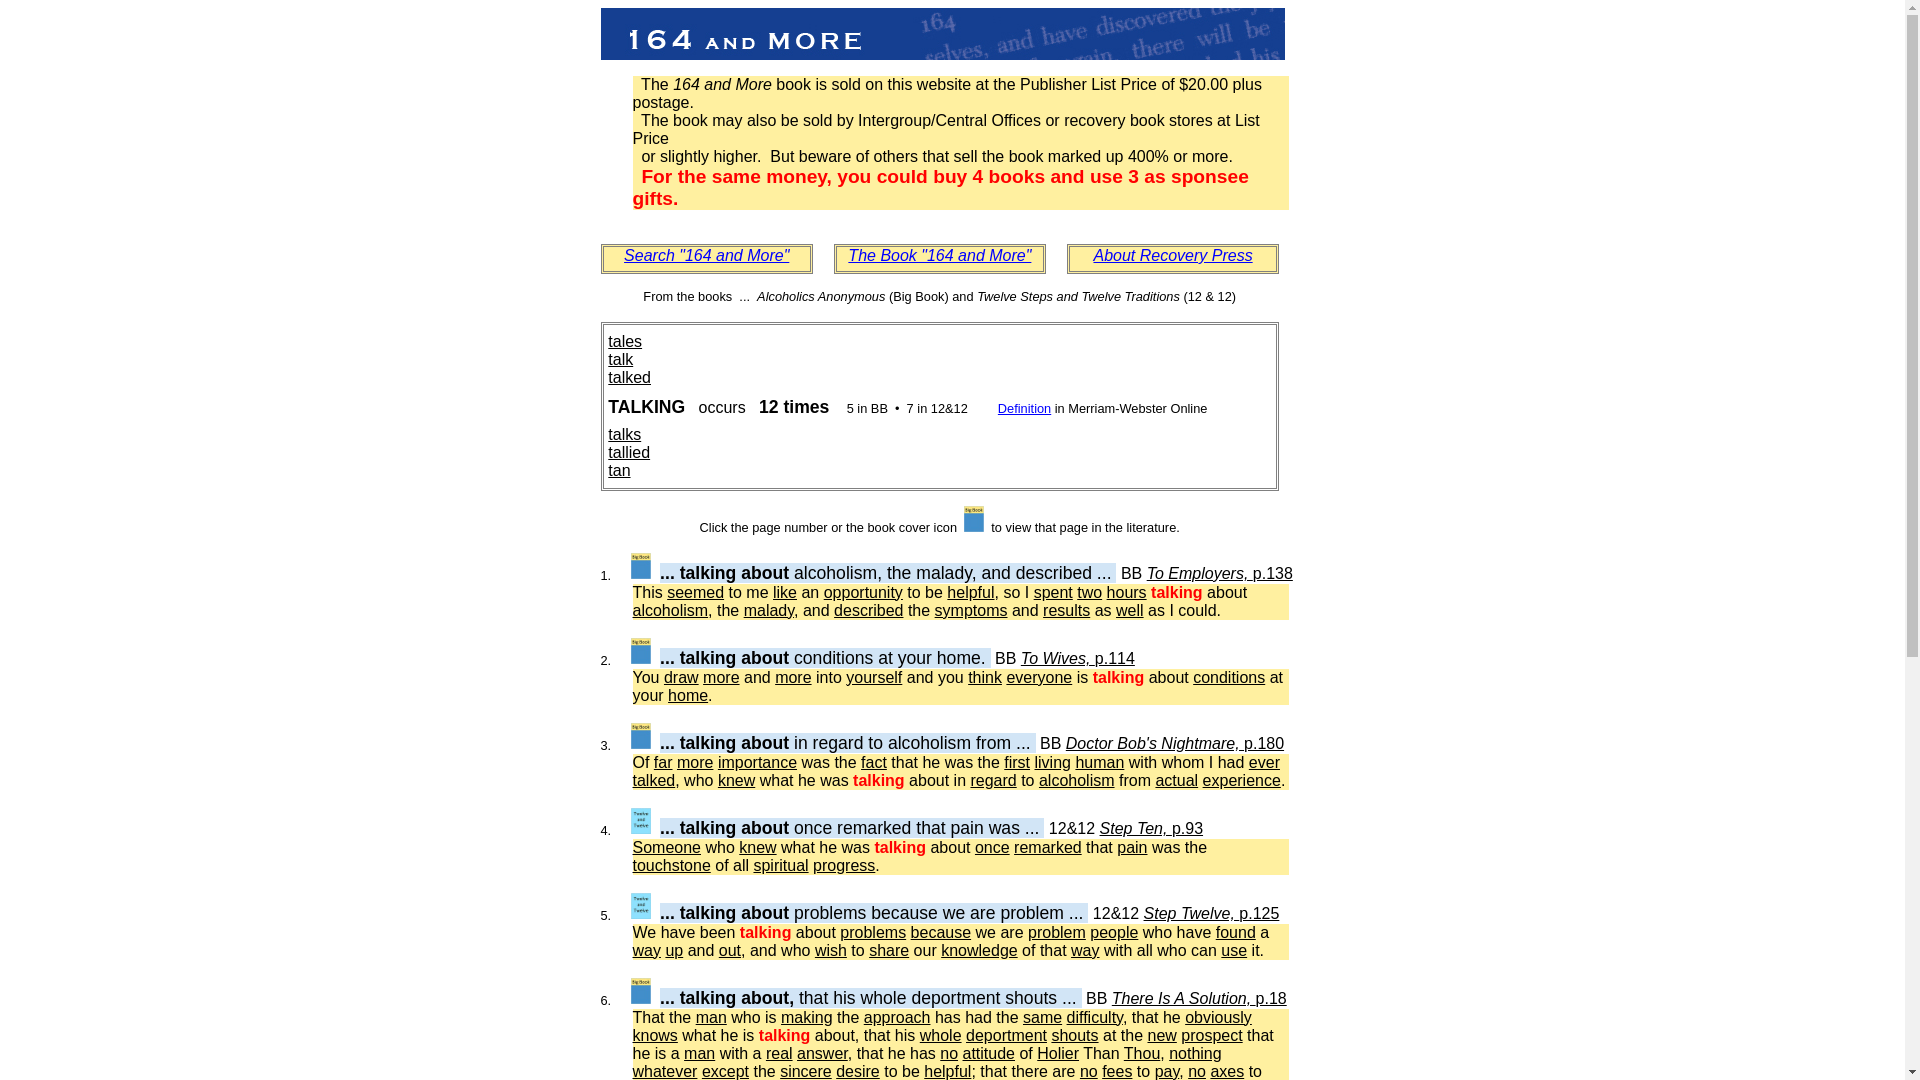 This screenshot has width=1920, height=1080. What do you see at coordinates (719, 949) in the screenshot?
I see `'out'` at bounding box center [719, 949].